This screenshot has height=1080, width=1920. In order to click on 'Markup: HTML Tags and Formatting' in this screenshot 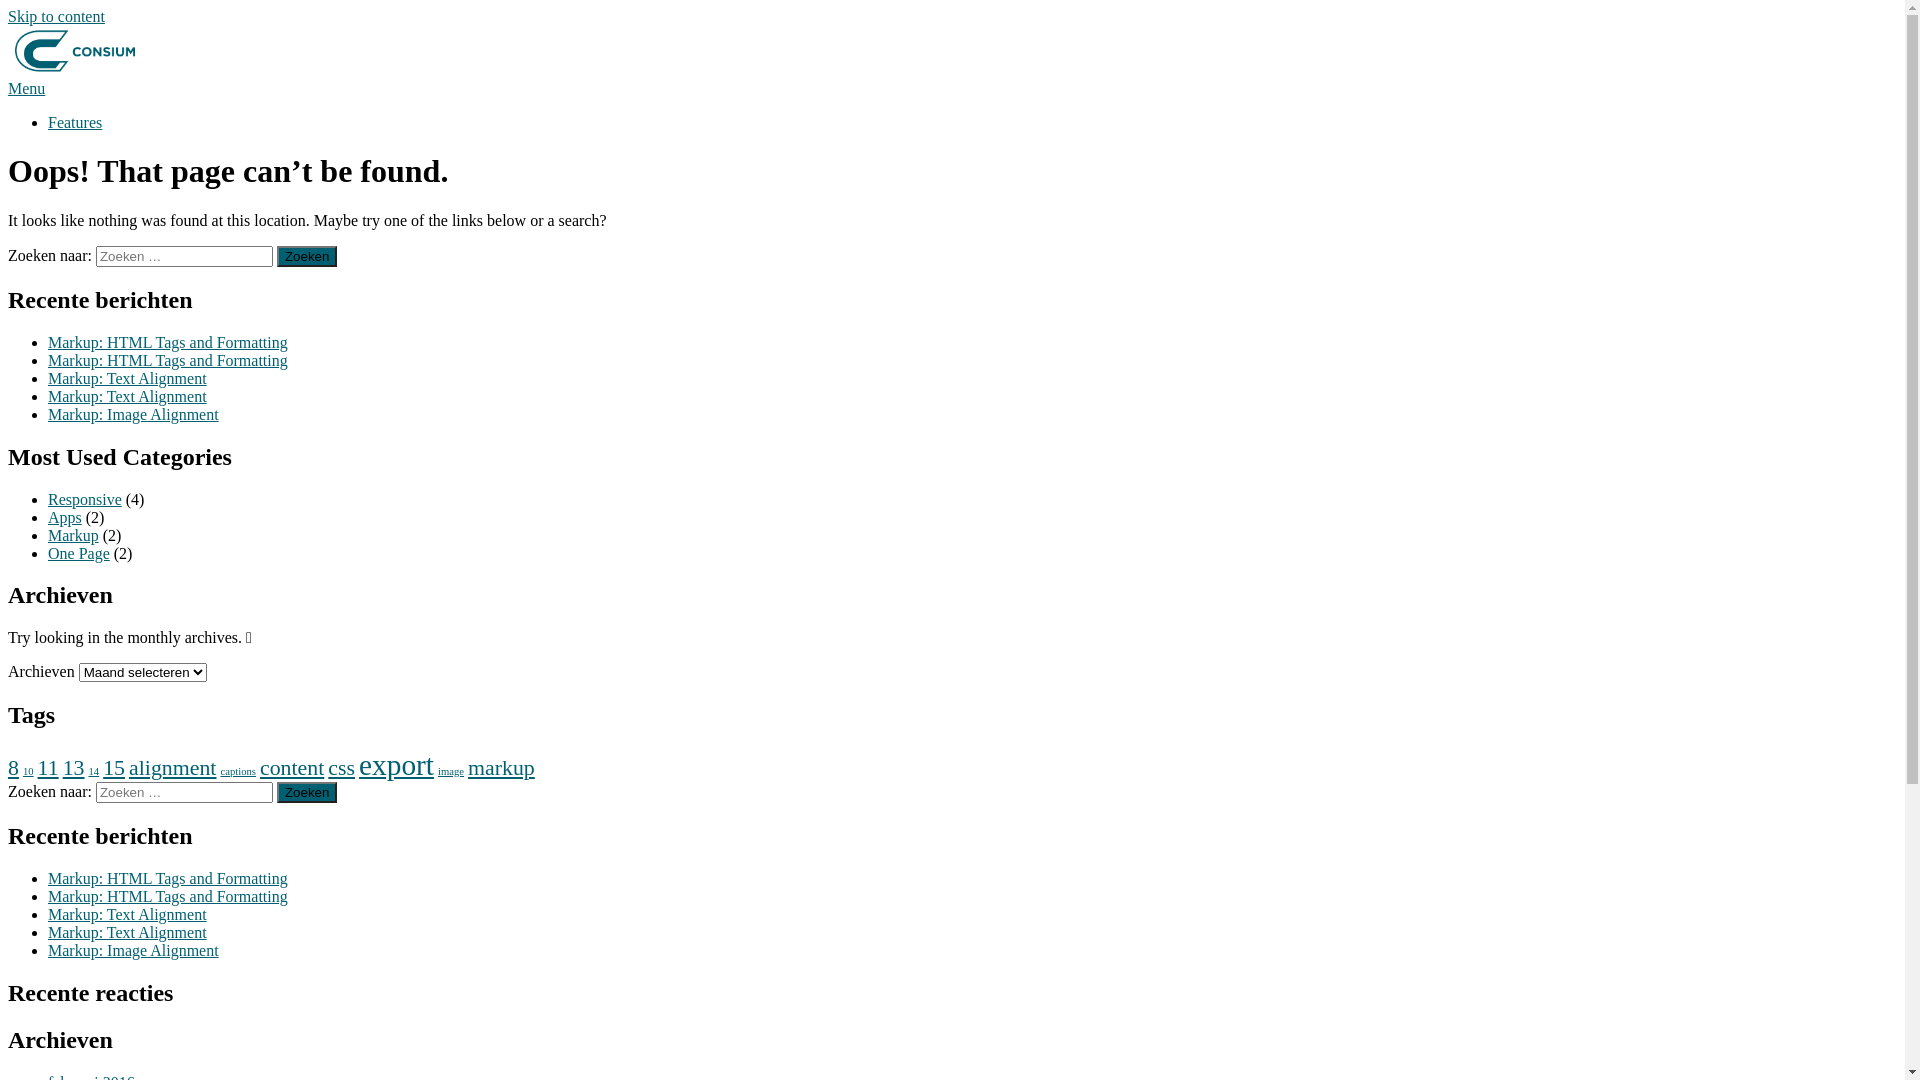, I will do `click(168, 877)`.